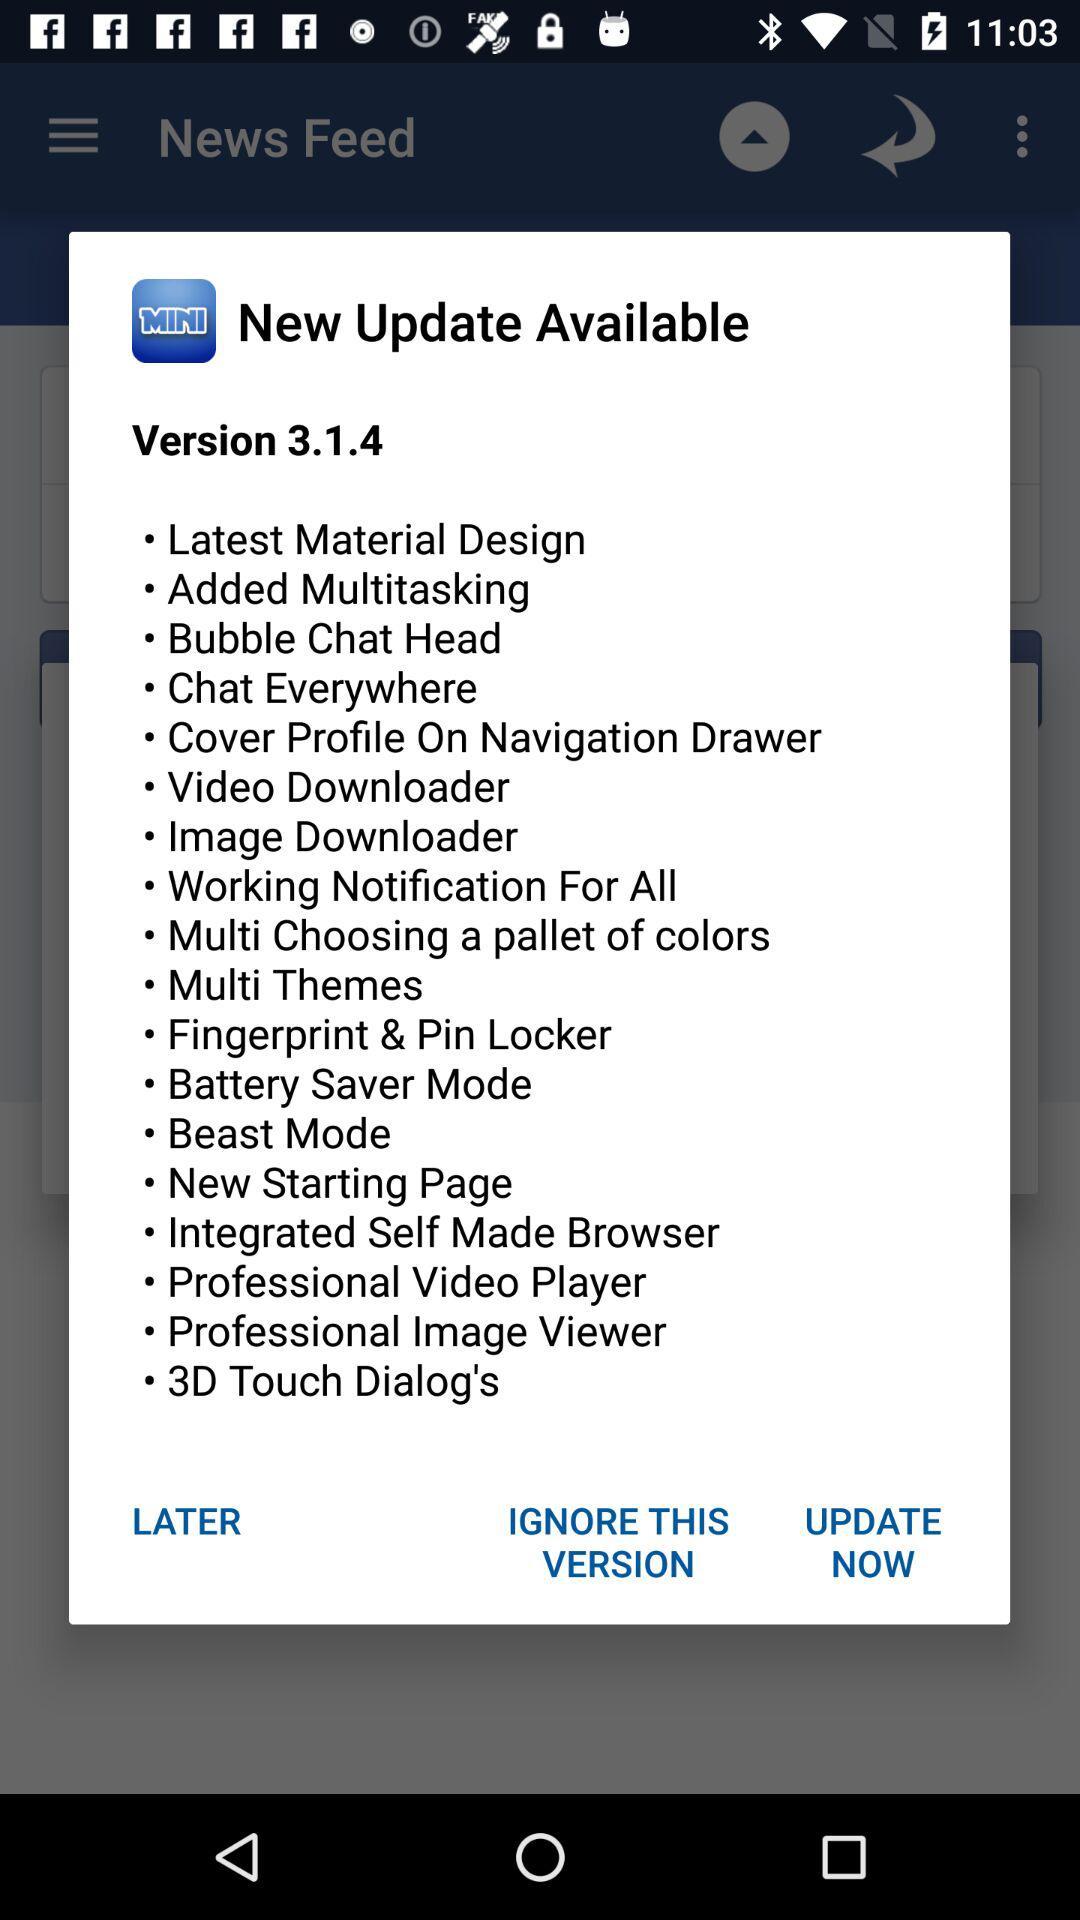  What do you see at coordinates (871, 1540) in the screenshot?
I see `icon to the right of ignore this` at bounding box center [871, 1540].